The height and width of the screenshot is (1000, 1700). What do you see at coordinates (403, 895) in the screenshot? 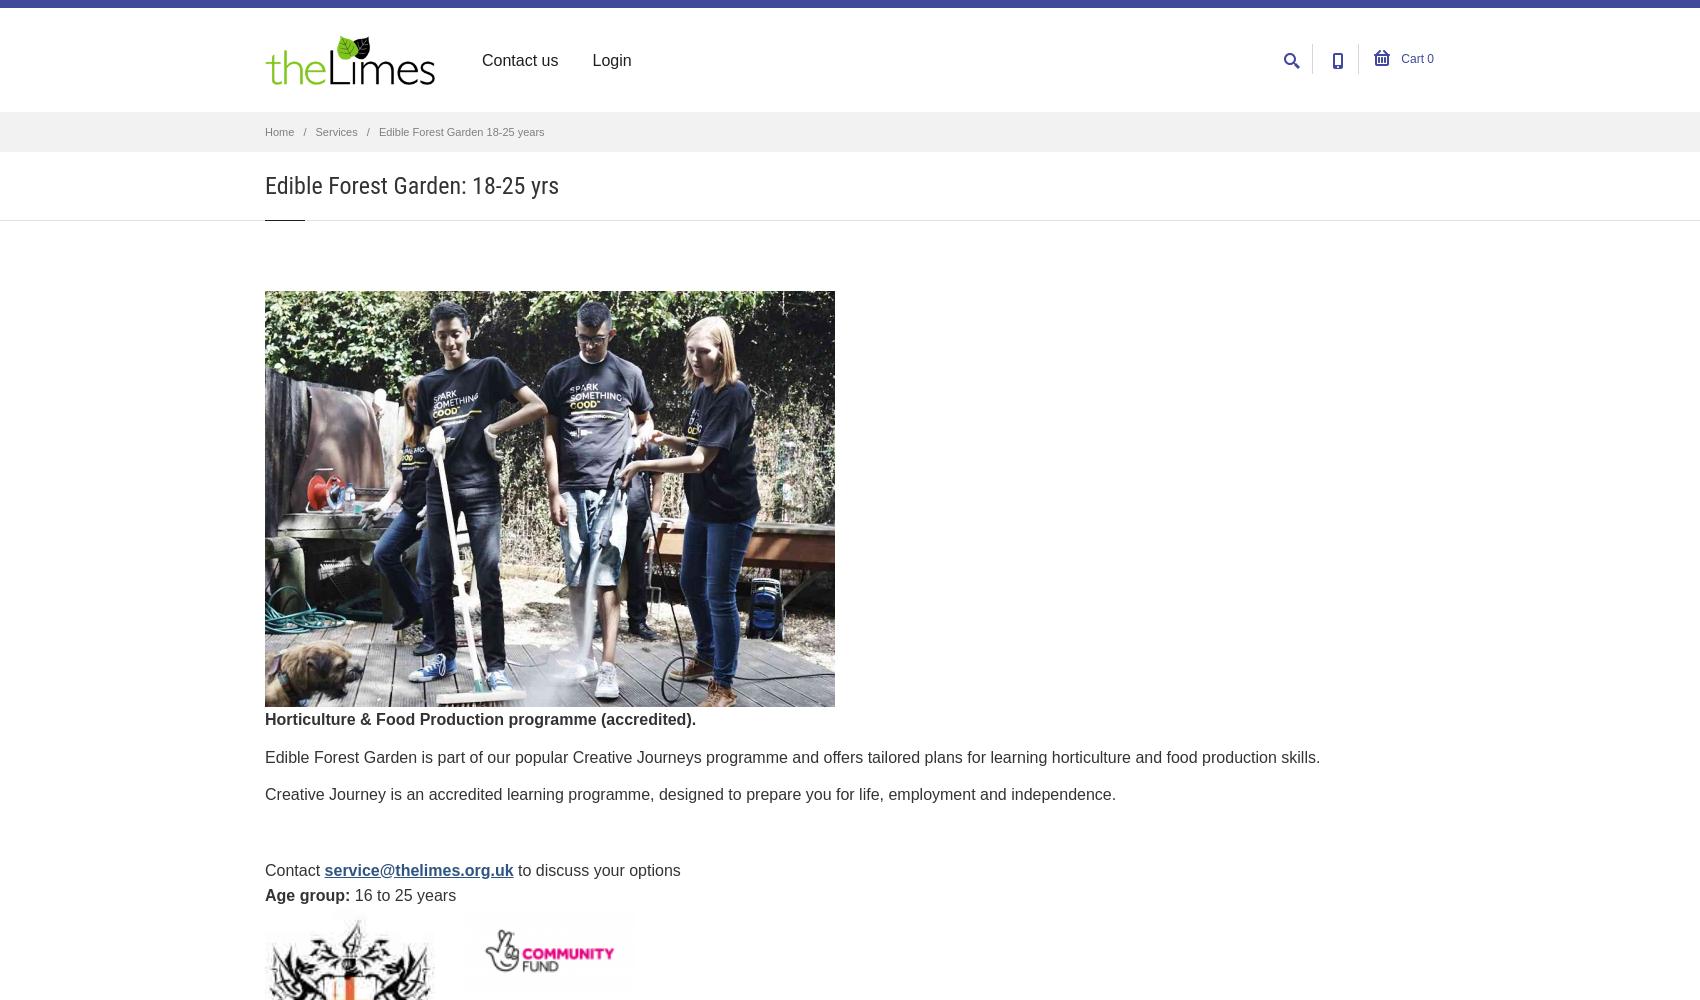
I see `'16 to 25 years'` at bounding box center [403, 895].